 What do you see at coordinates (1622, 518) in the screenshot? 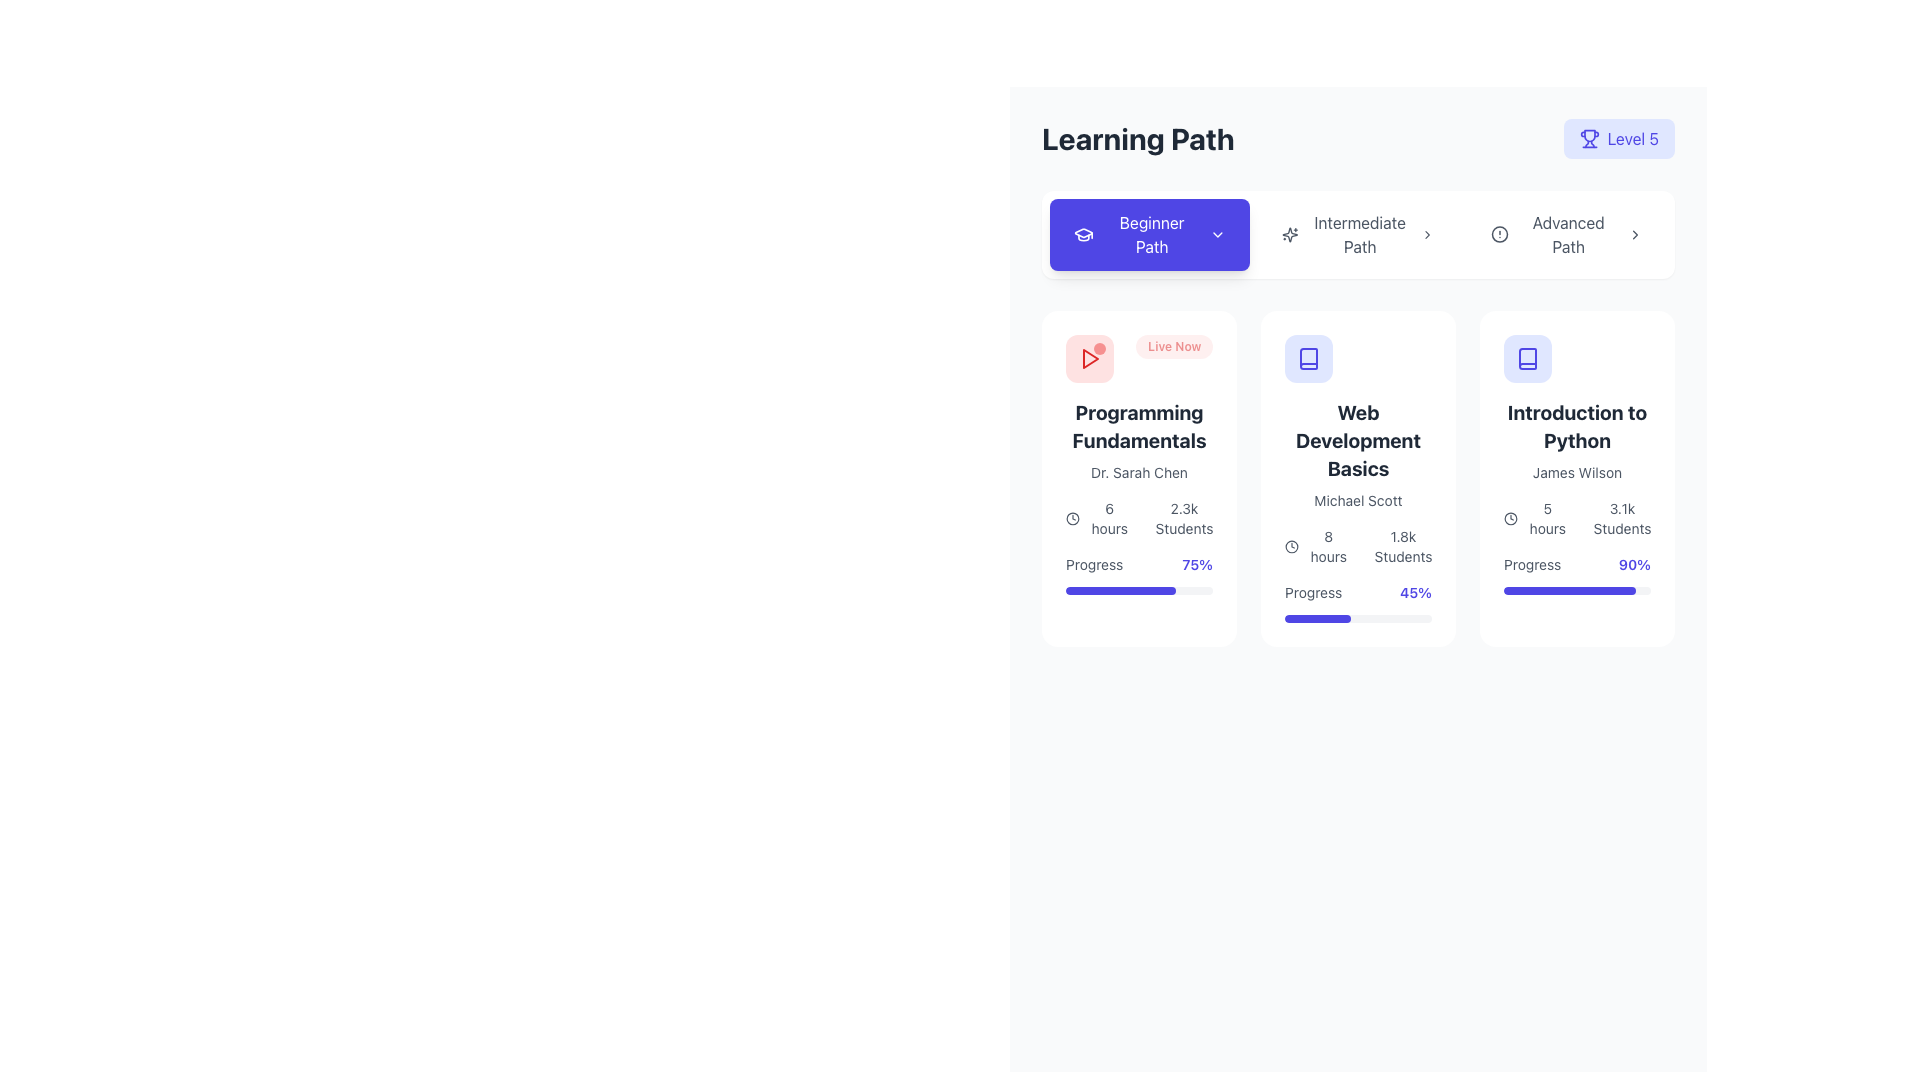
I see `the static text displaying '3.1k Students' located at the bottom right of the 'Introduction to Python' card` at bounding box center [1622, 518].